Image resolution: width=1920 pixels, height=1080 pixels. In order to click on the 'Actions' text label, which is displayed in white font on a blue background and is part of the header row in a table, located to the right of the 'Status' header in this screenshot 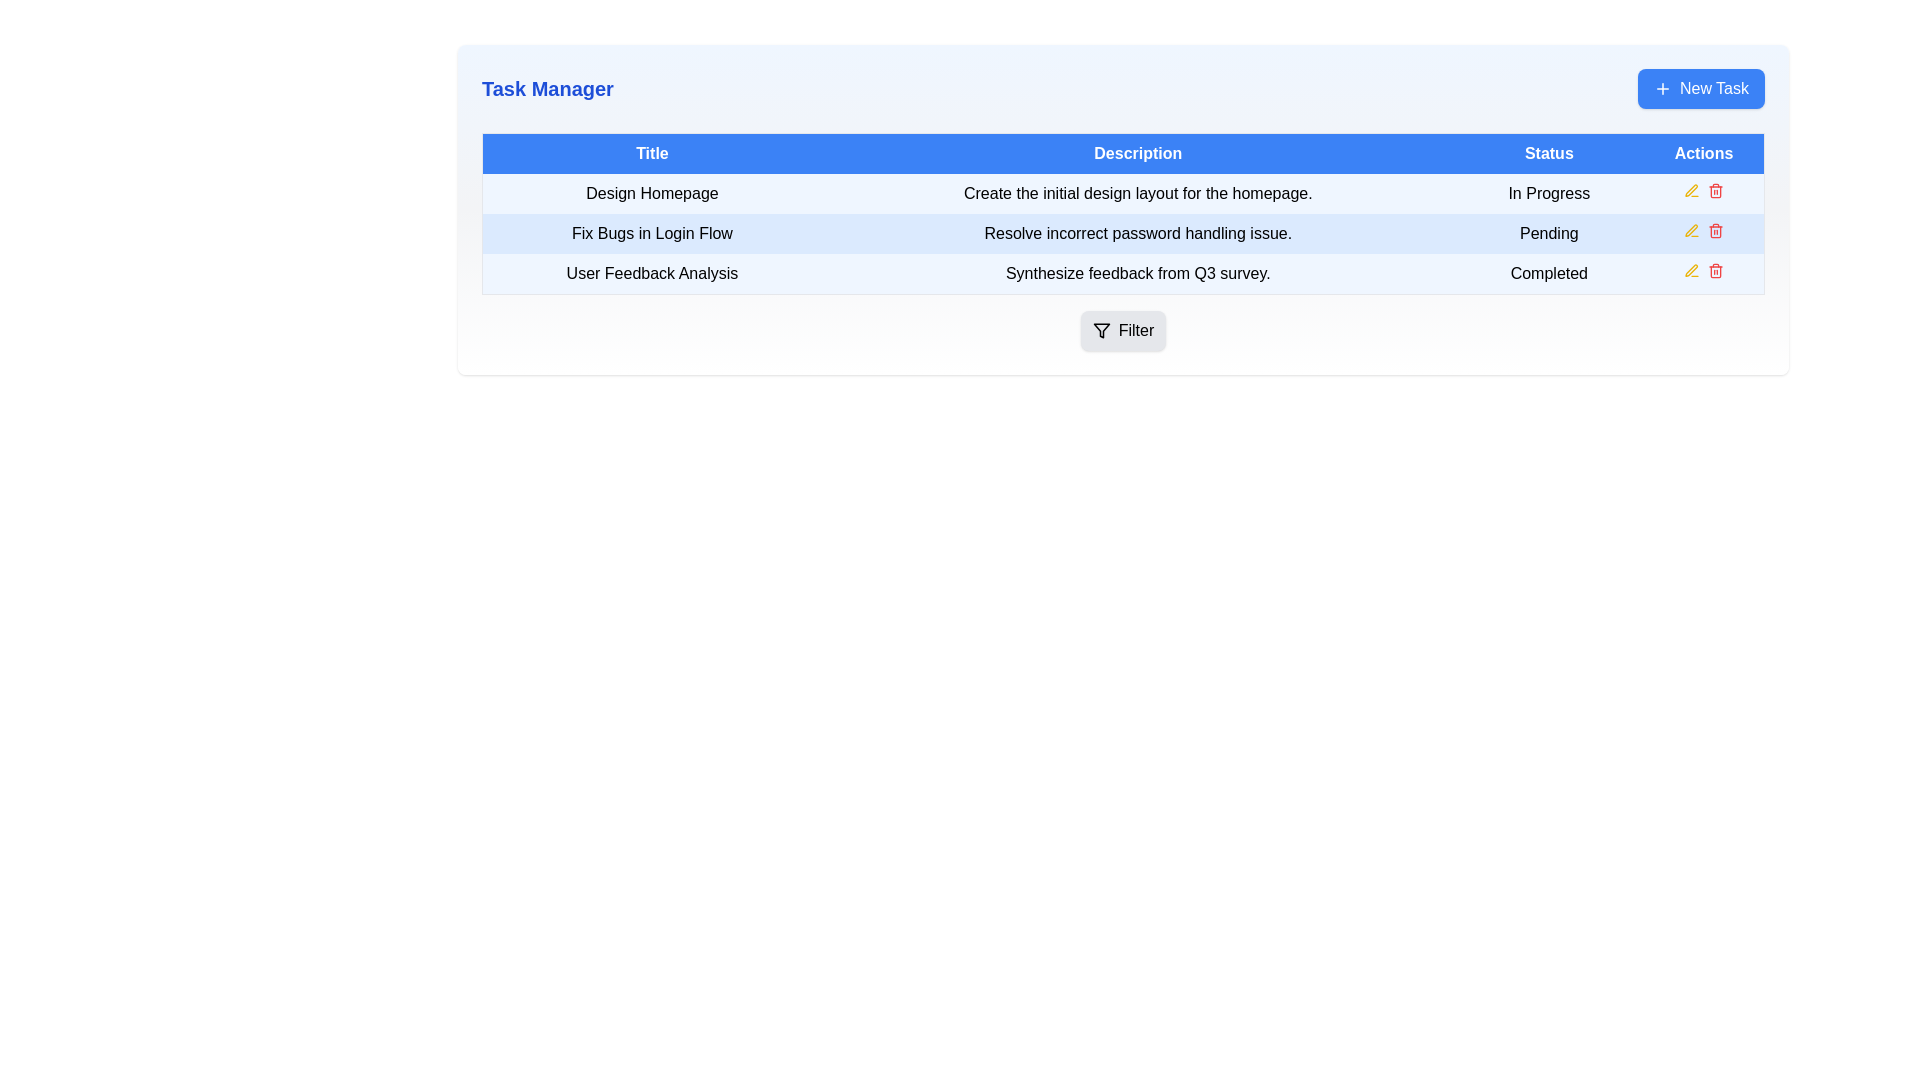, I will do `click(1703, 152)`.